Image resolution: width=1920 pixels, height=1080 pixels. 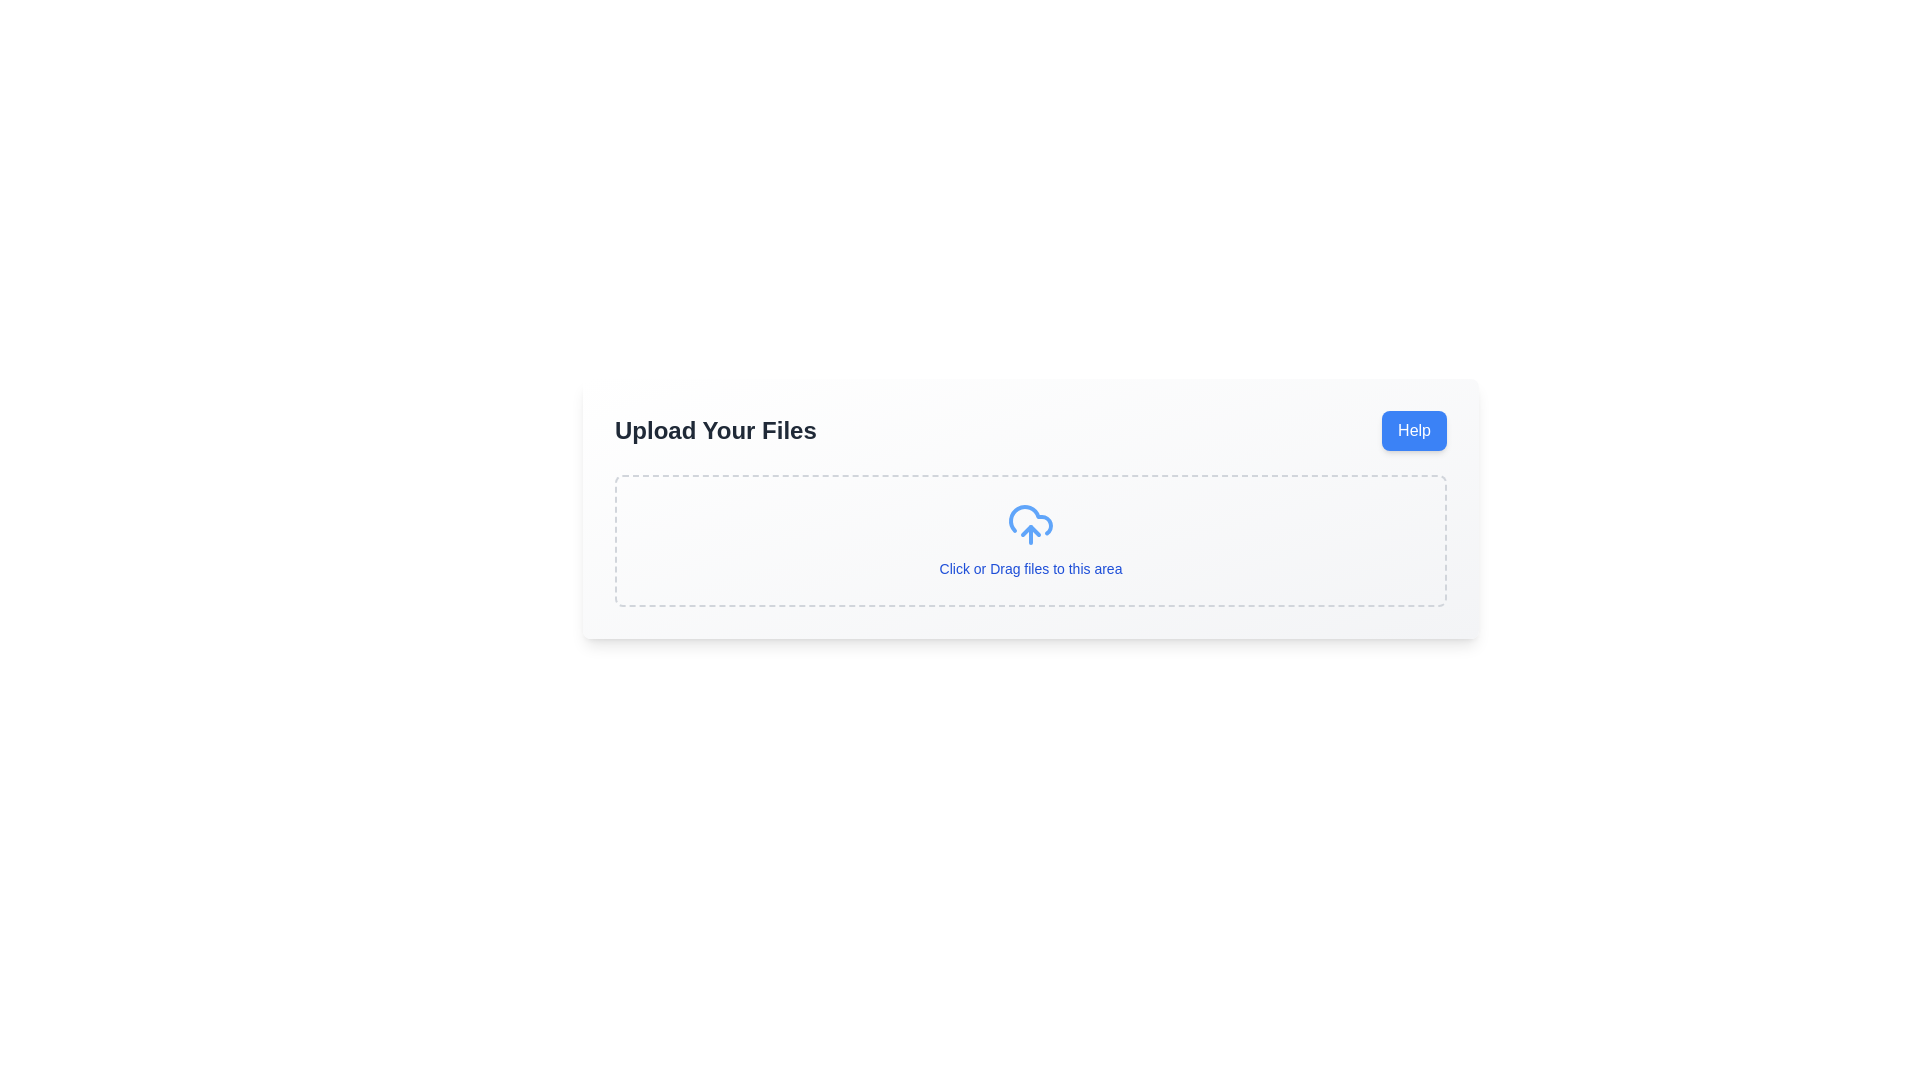 I want to click on text heading labeled 'Upload Your Files', which is a bold and large font on the left side of the header section, so click(x=715, y=430).